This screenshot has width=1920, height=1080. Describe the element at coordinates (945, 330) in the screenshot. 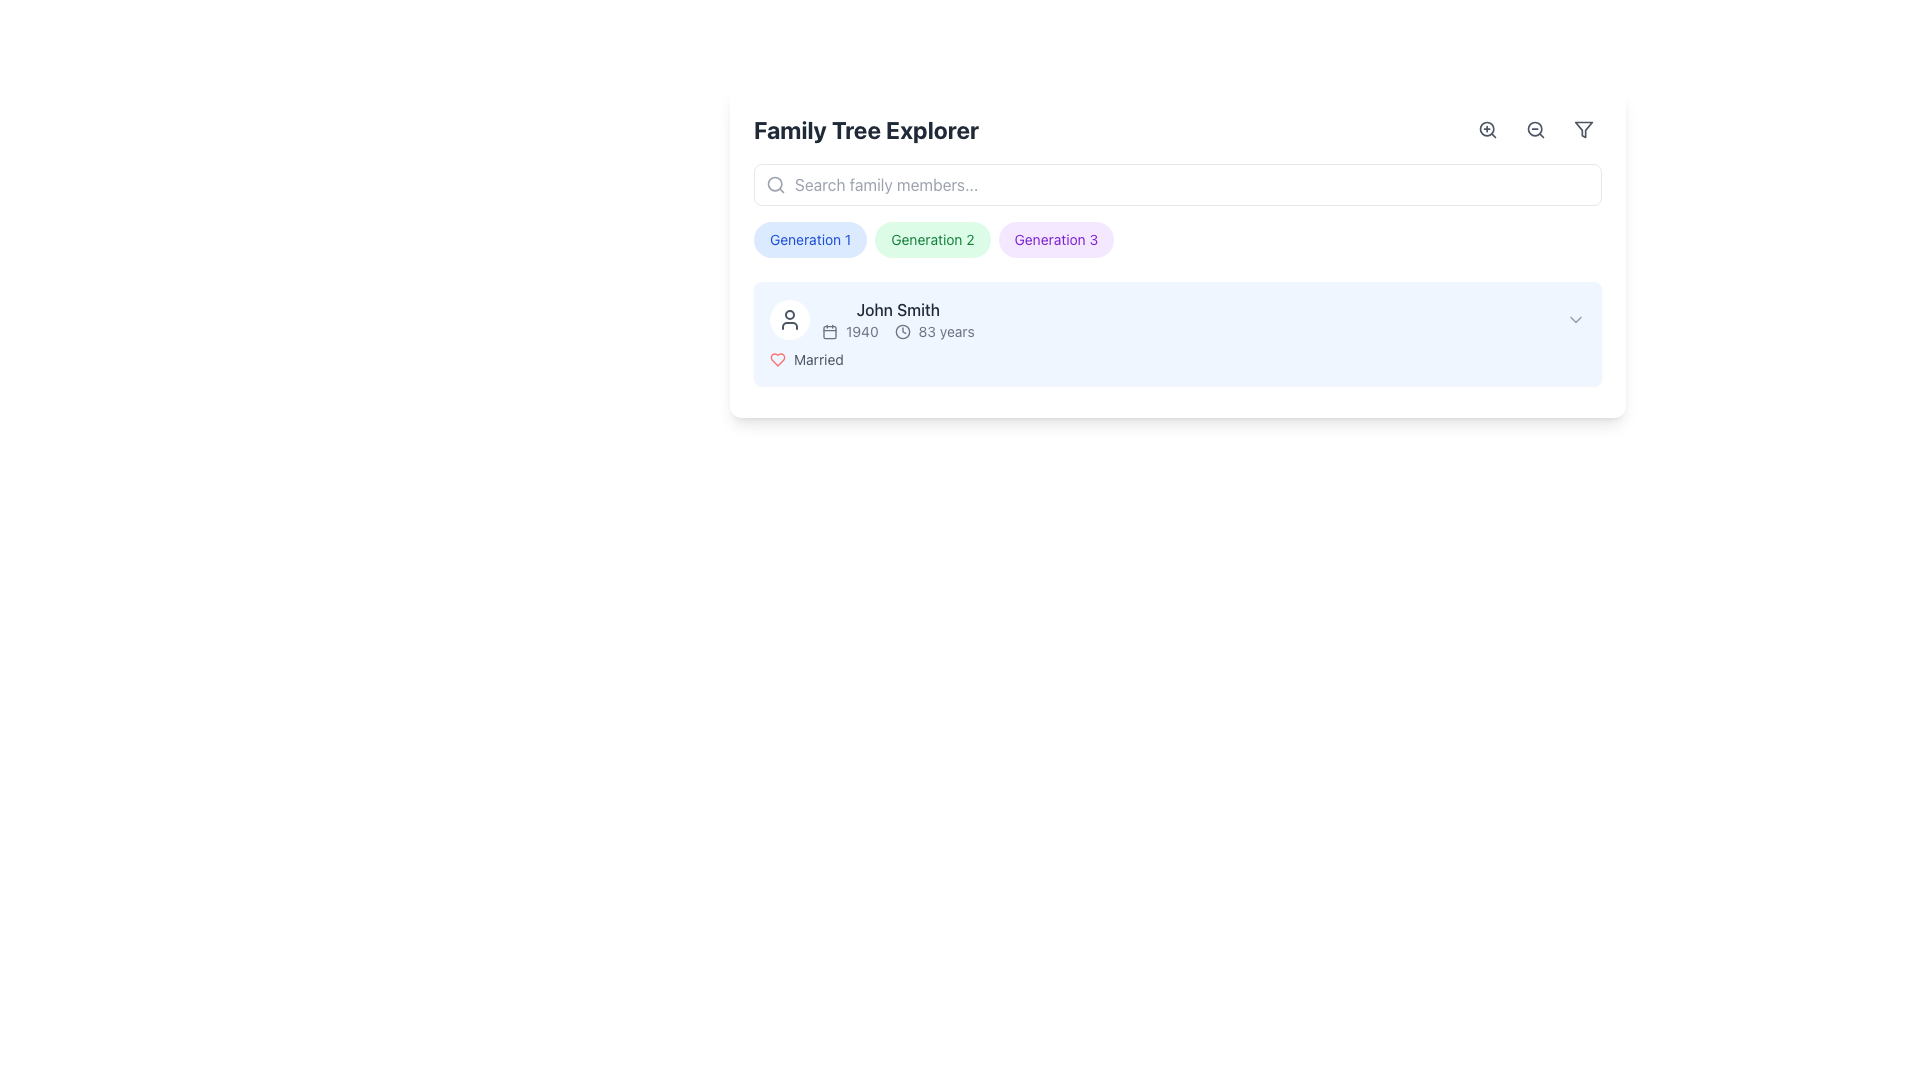

I see `displayed text of the Text label showing '83 years', which is styled in gray and positioned under the name 'John Smith'` at that location.